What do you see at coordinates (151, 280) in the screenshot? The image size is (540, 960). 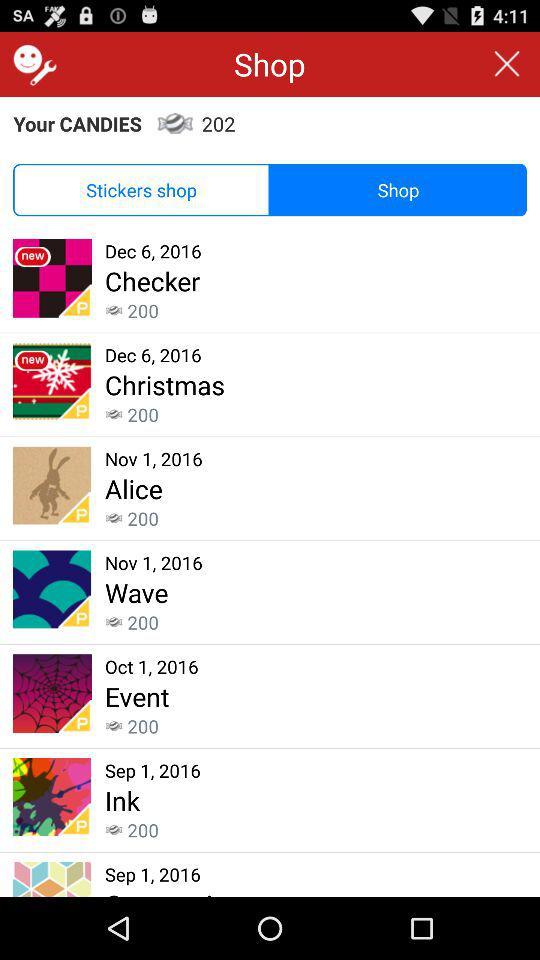 I see `the checker app` at bounding box center [151, 280].